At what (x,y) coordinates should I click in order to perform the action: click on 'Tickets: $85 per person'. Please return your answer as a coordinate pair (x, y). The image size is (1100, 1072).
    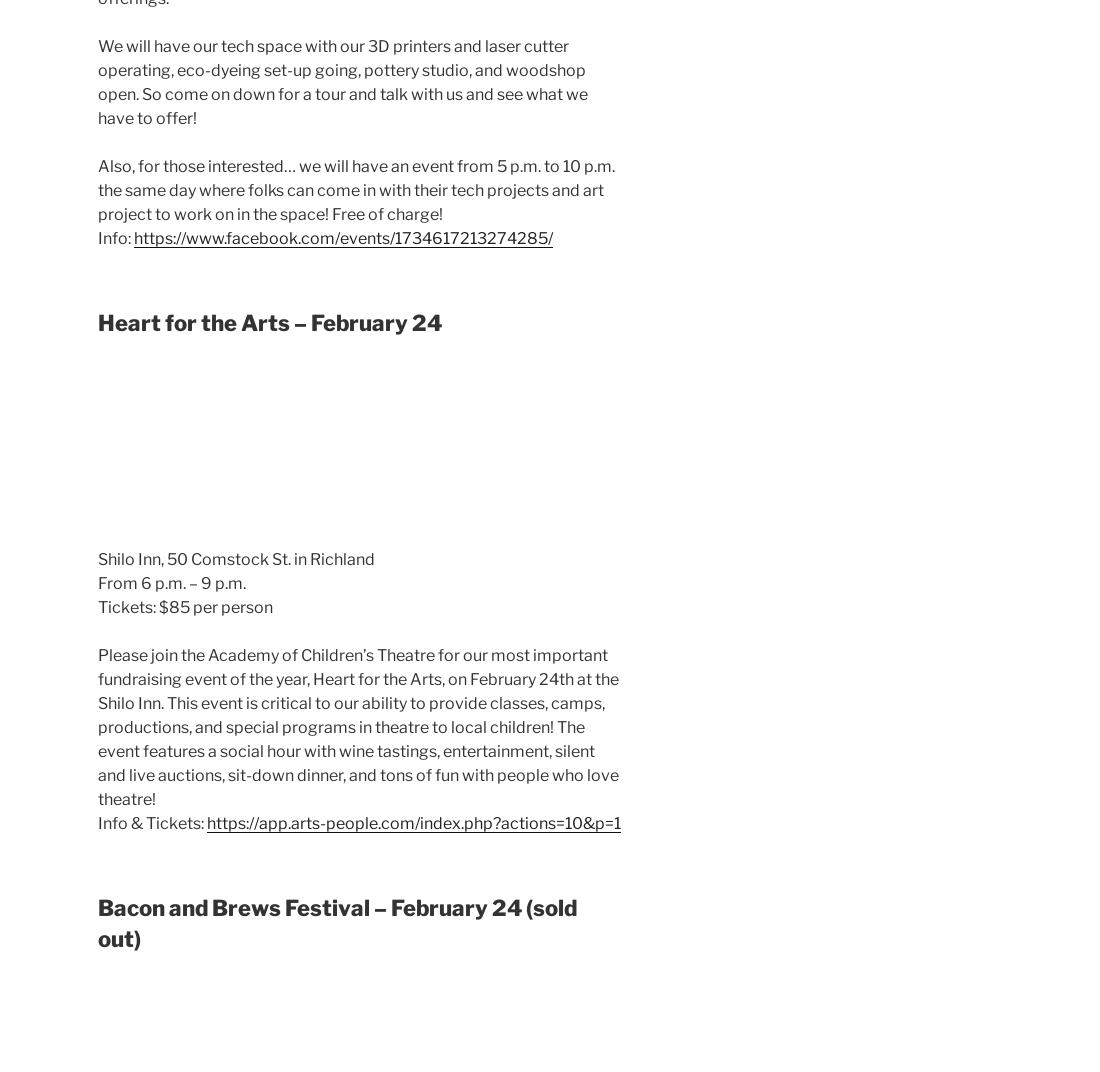
    Looking at the image, I should click on (184, 607).